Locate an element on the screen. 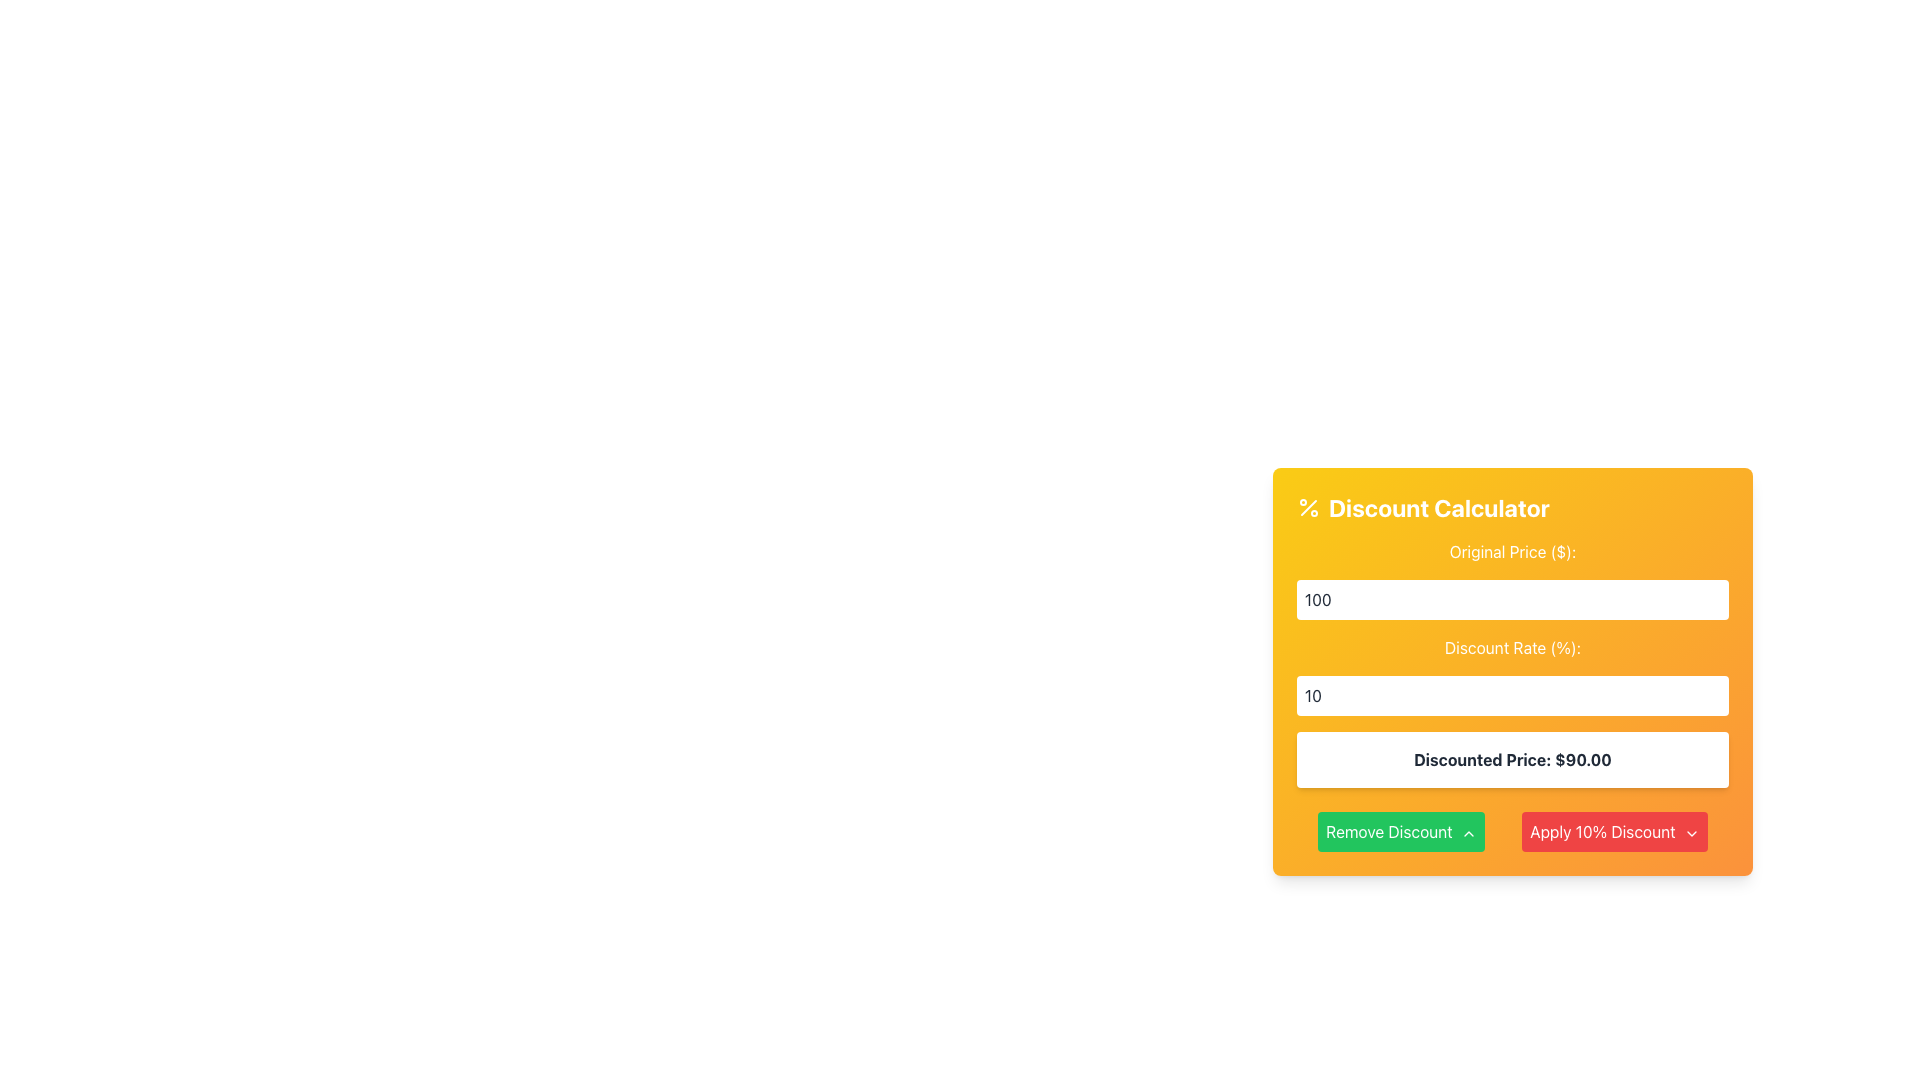 The image size is (1920, 1080). the Text heading element at the top of the discount calculator panel, which has a gradient background transitioning from yellow to orange is located at coordinates (1512, 507).